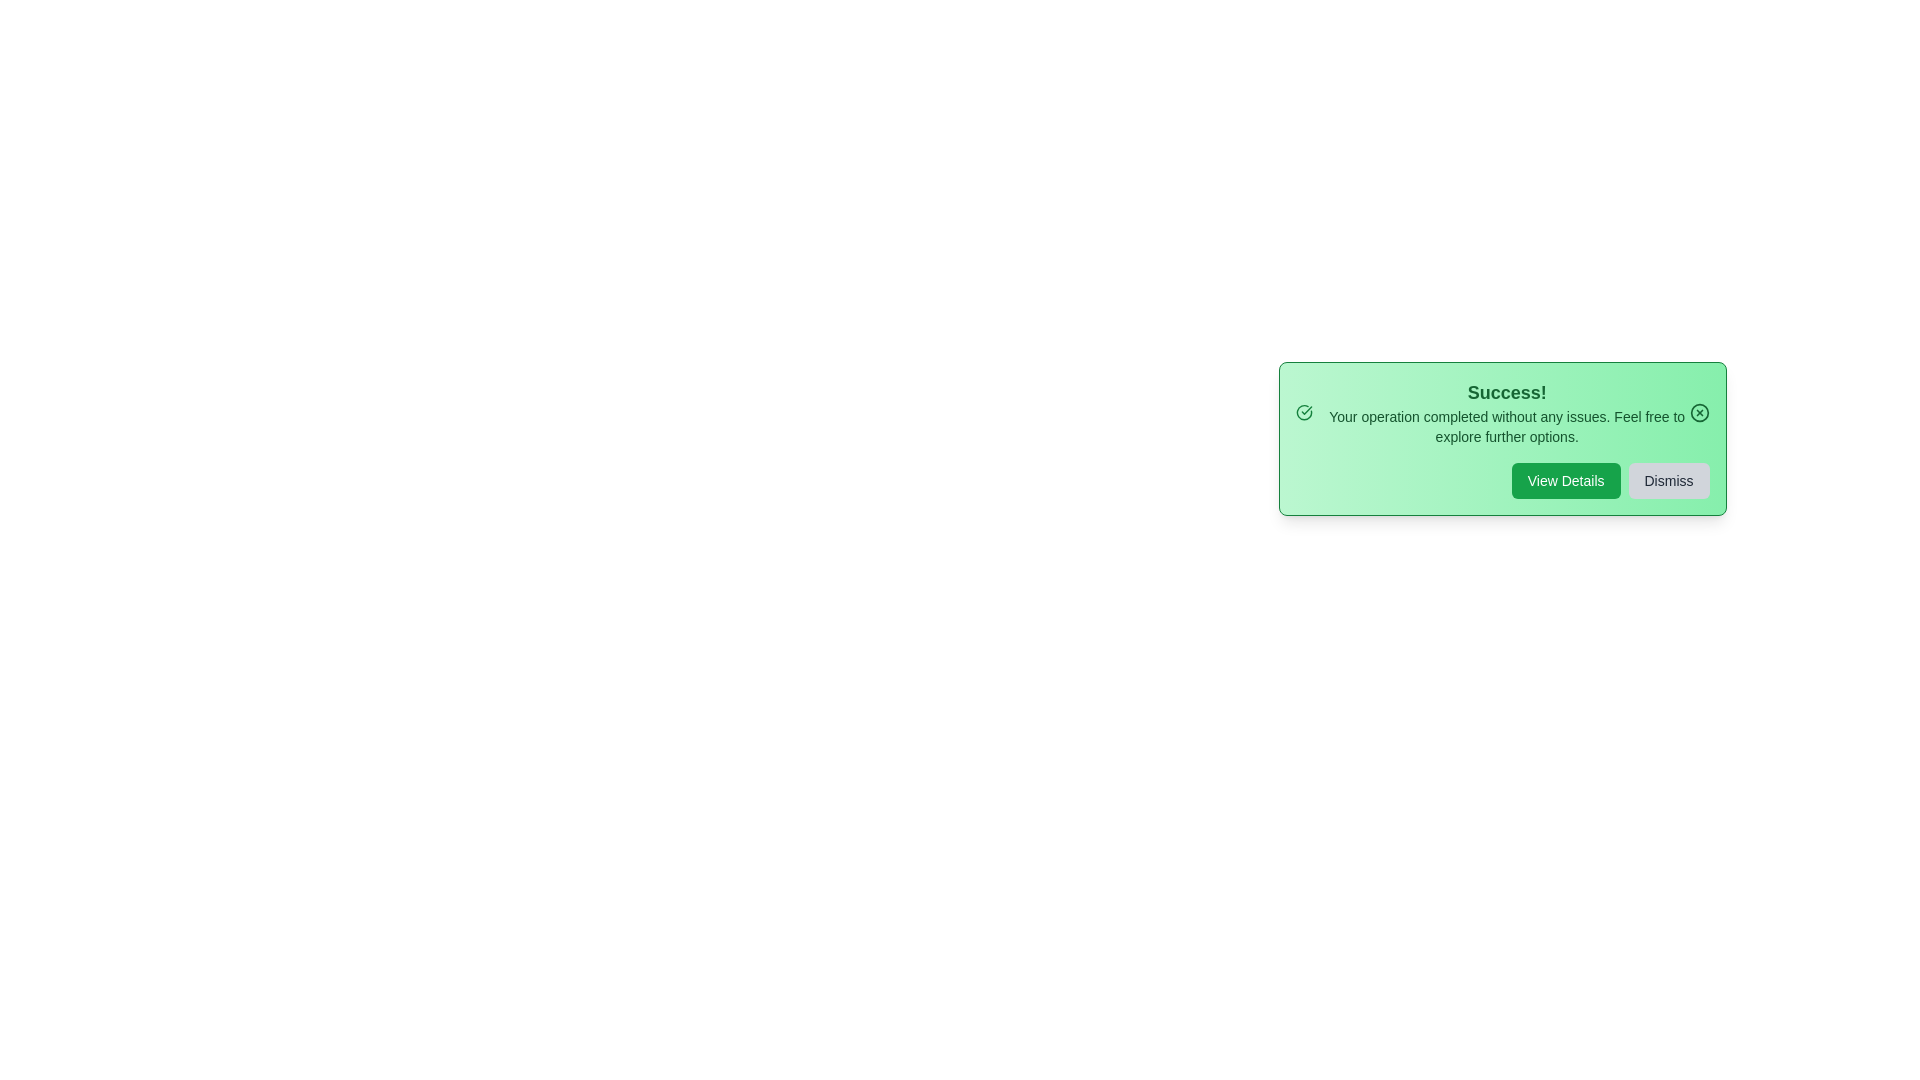 The height and width of the screenshot is (1080, 1920). I want to click on the text within the alert box to select it, so click(1502, 411).